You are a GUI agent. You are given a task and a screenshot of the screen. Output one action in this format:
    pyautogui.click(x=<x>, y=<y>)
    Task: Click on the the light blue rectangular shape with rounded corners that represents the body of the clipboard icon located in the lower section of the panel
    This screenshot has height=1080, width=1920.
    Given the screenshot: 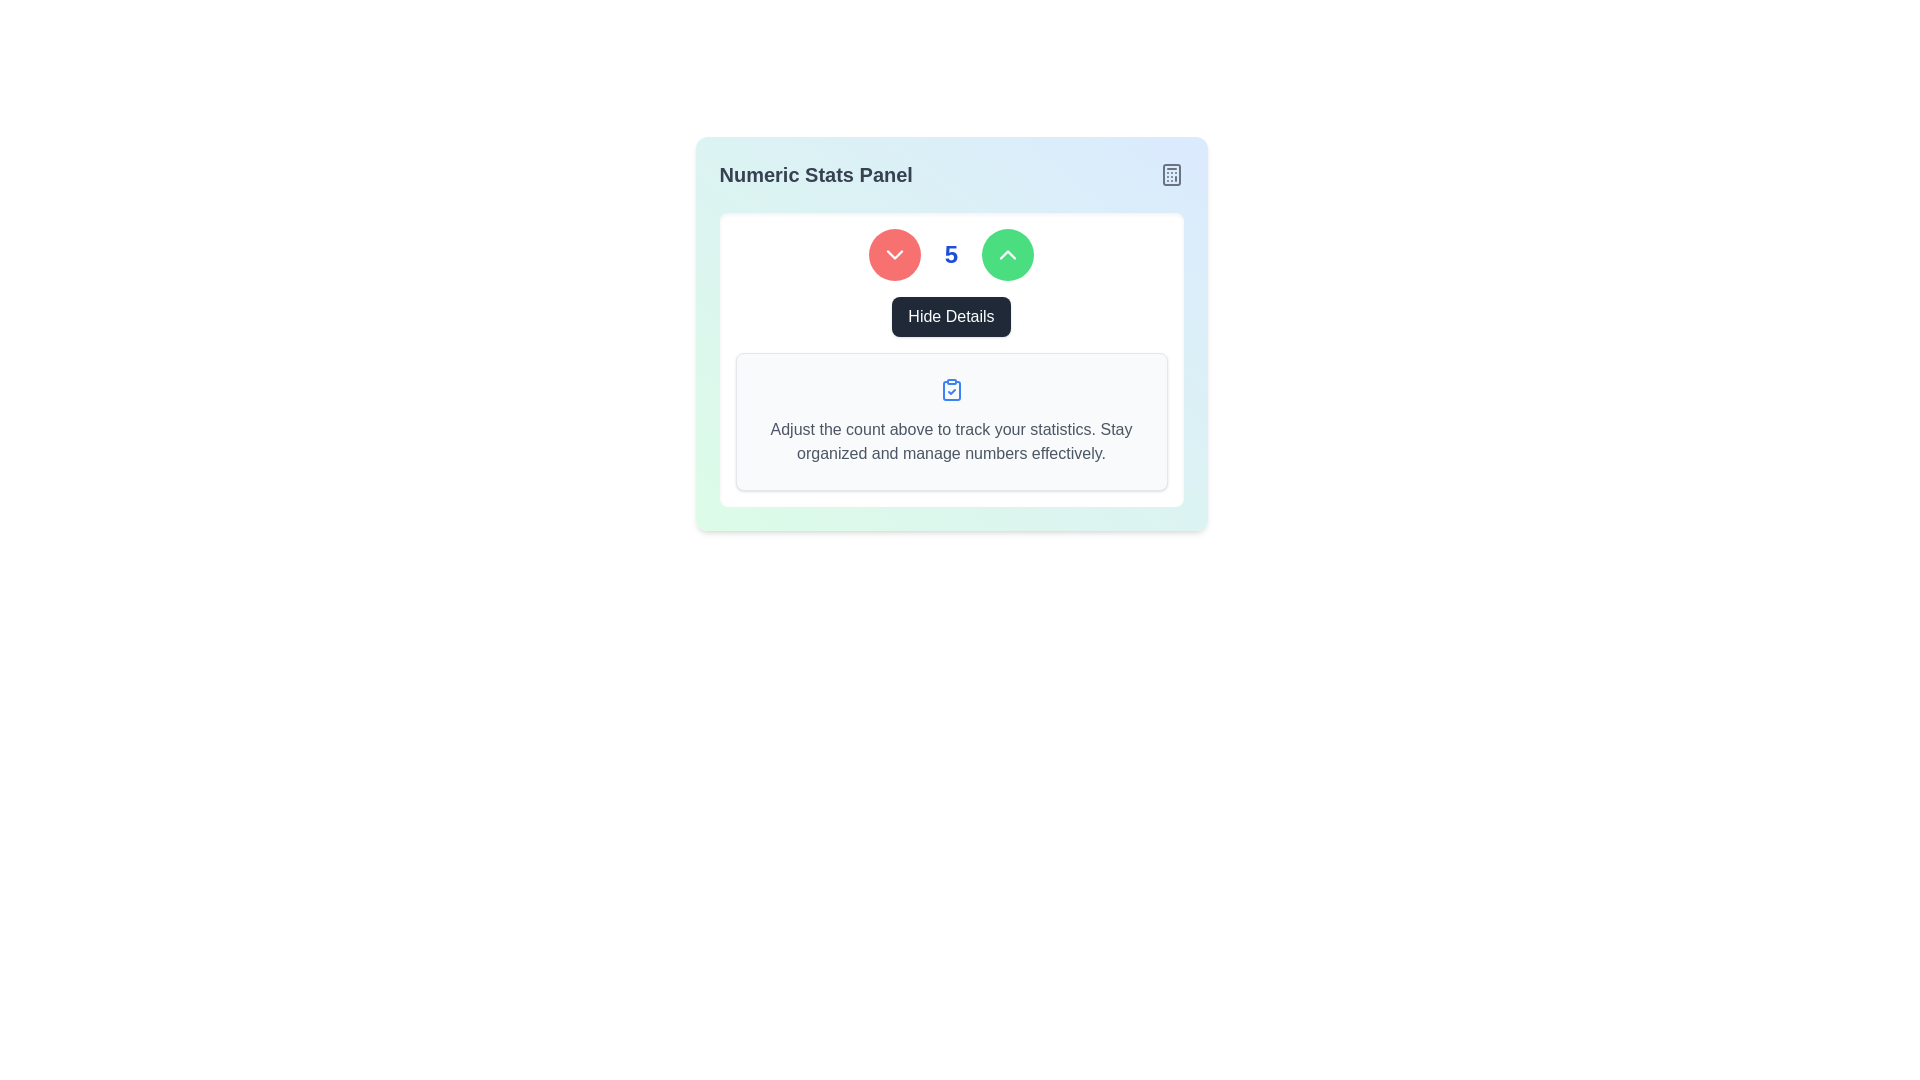 What is the action you would take?
    pyautogui.click(x=950, y=390)
    